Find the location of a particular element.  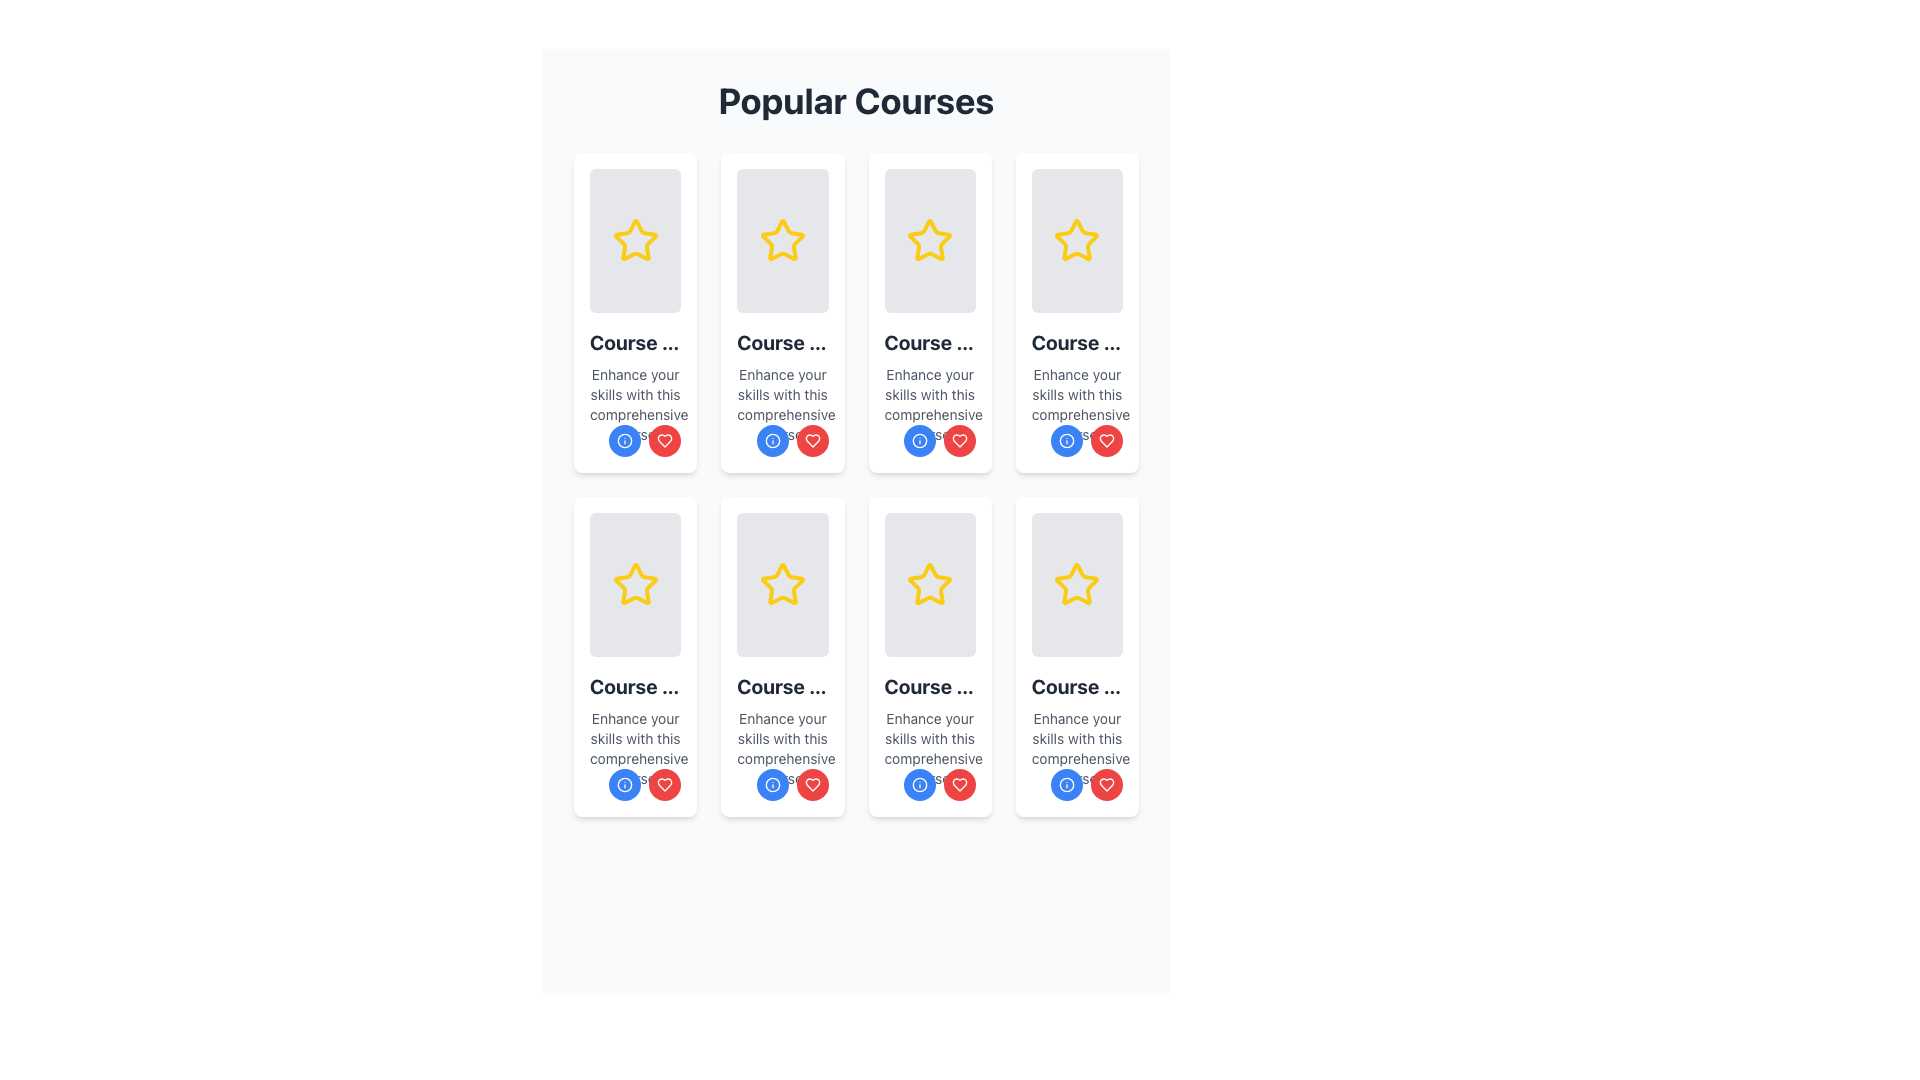

the third card widget in the top row of the grid layout, which features a white background, a yellow star icon, and the title 'Course Title 3' is located at coordinates (929, 312).